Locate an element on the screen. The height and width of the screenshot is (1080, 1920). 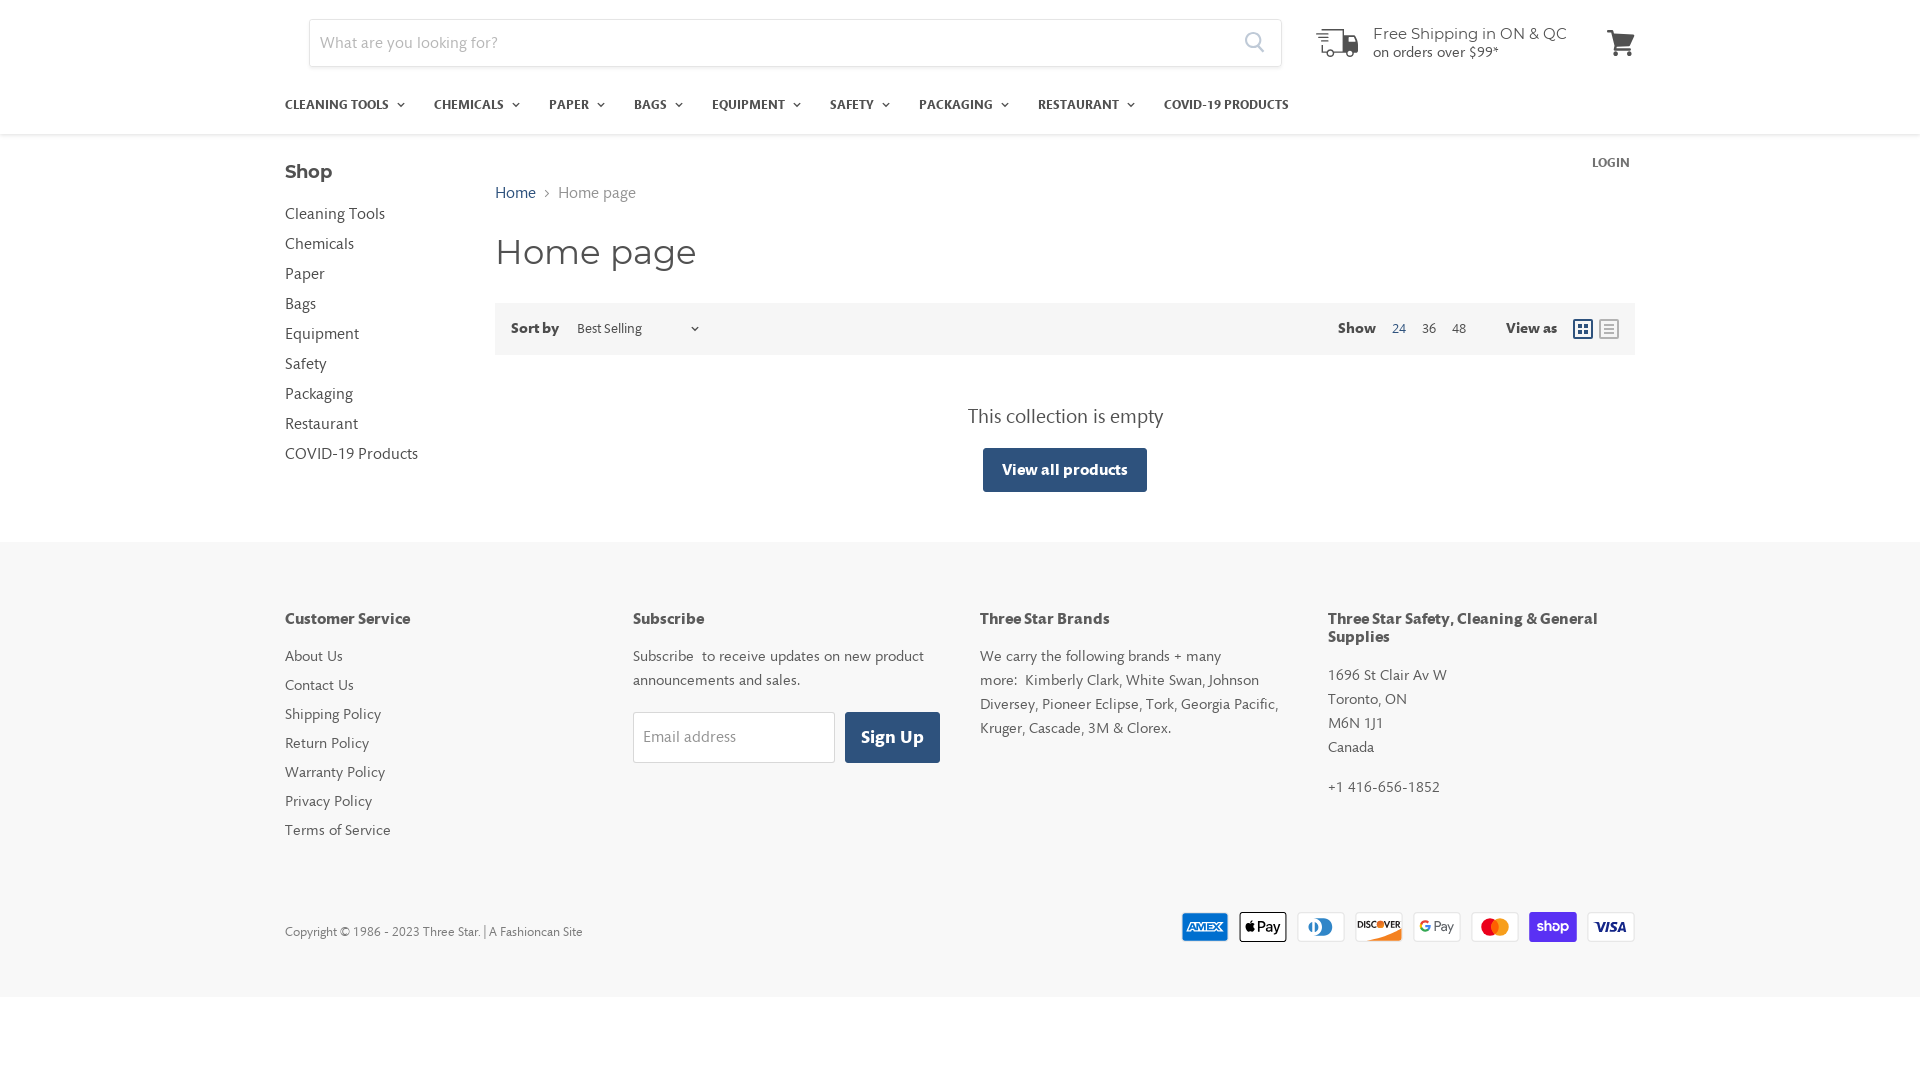
'A Fashioncan Site' is located at coordinates (536, 931).